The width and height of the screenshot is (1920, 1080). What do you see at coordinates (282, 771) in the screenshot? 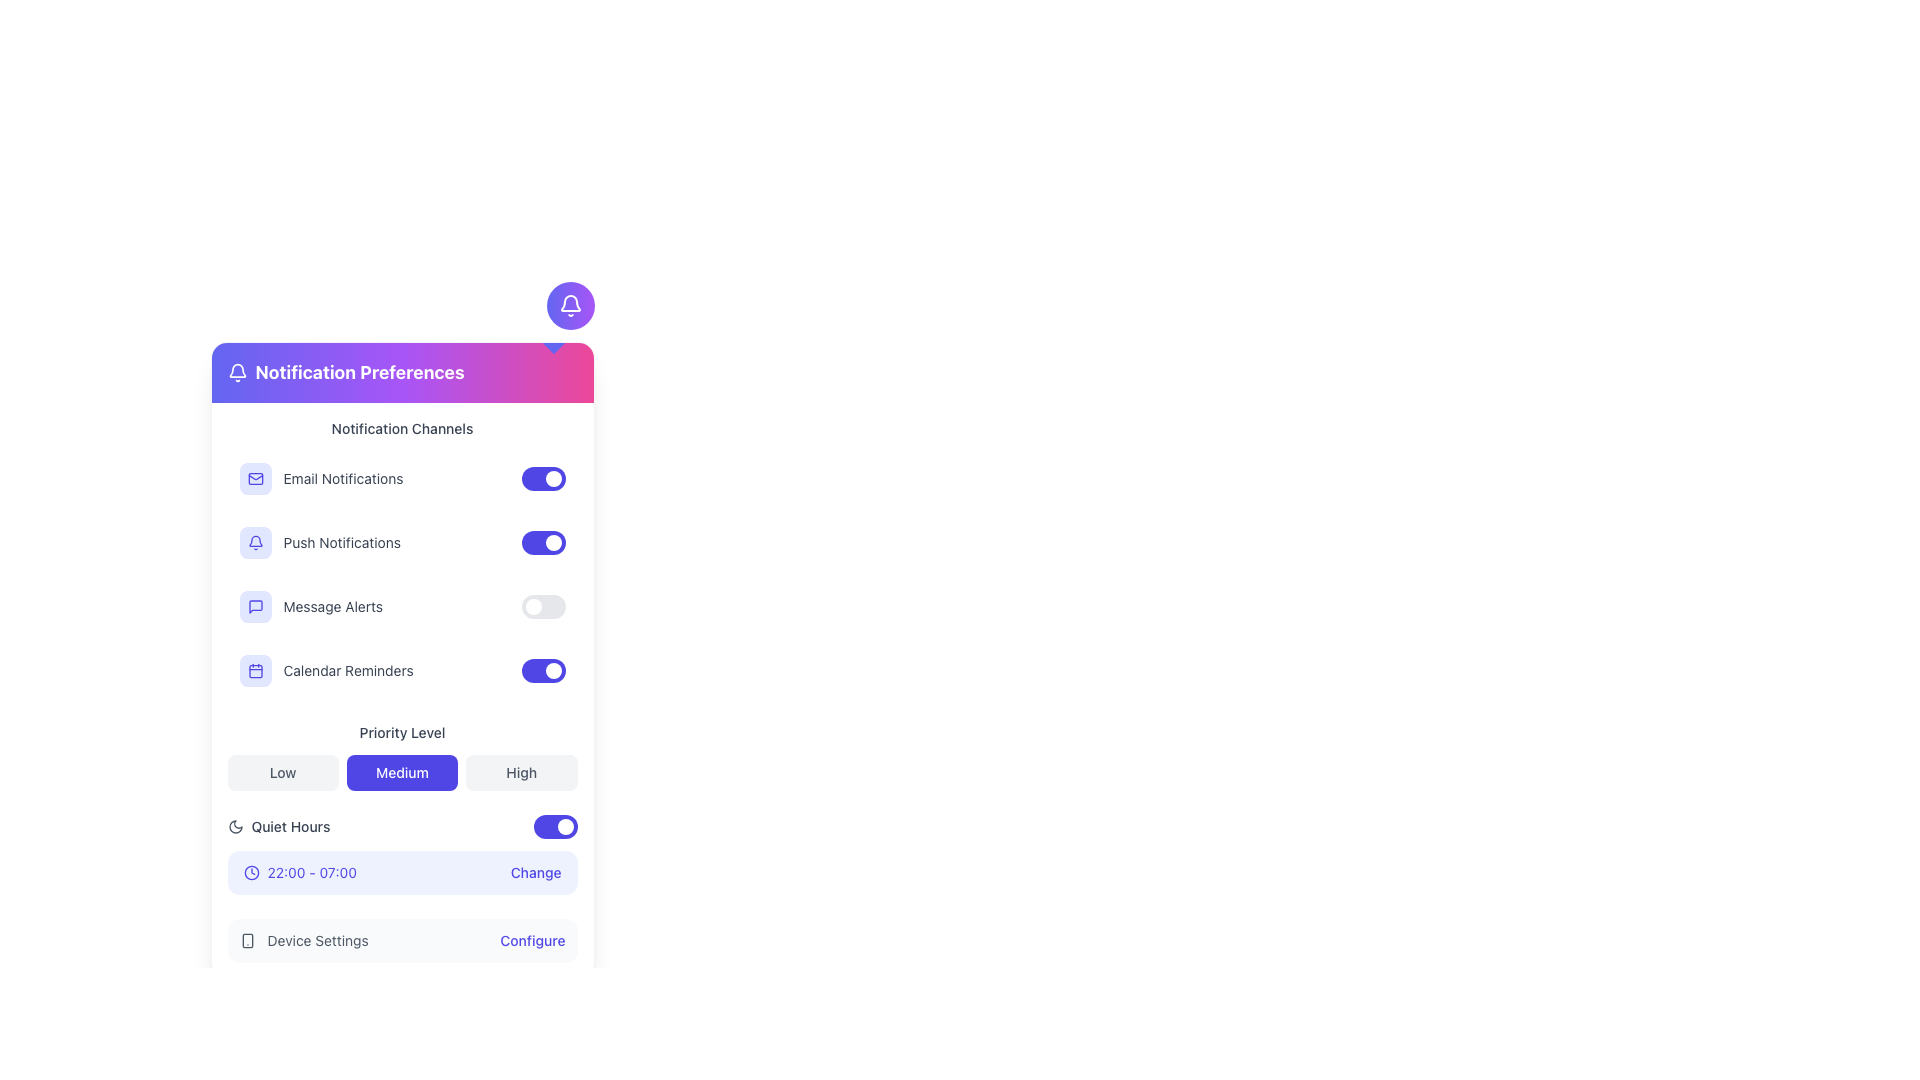
I see `the 'Low' priority button located on the leftmost side of a group of three buttons under the 'Priority Level' label in the 'Notification Preferences' interface` at bounding box center [282, 771].